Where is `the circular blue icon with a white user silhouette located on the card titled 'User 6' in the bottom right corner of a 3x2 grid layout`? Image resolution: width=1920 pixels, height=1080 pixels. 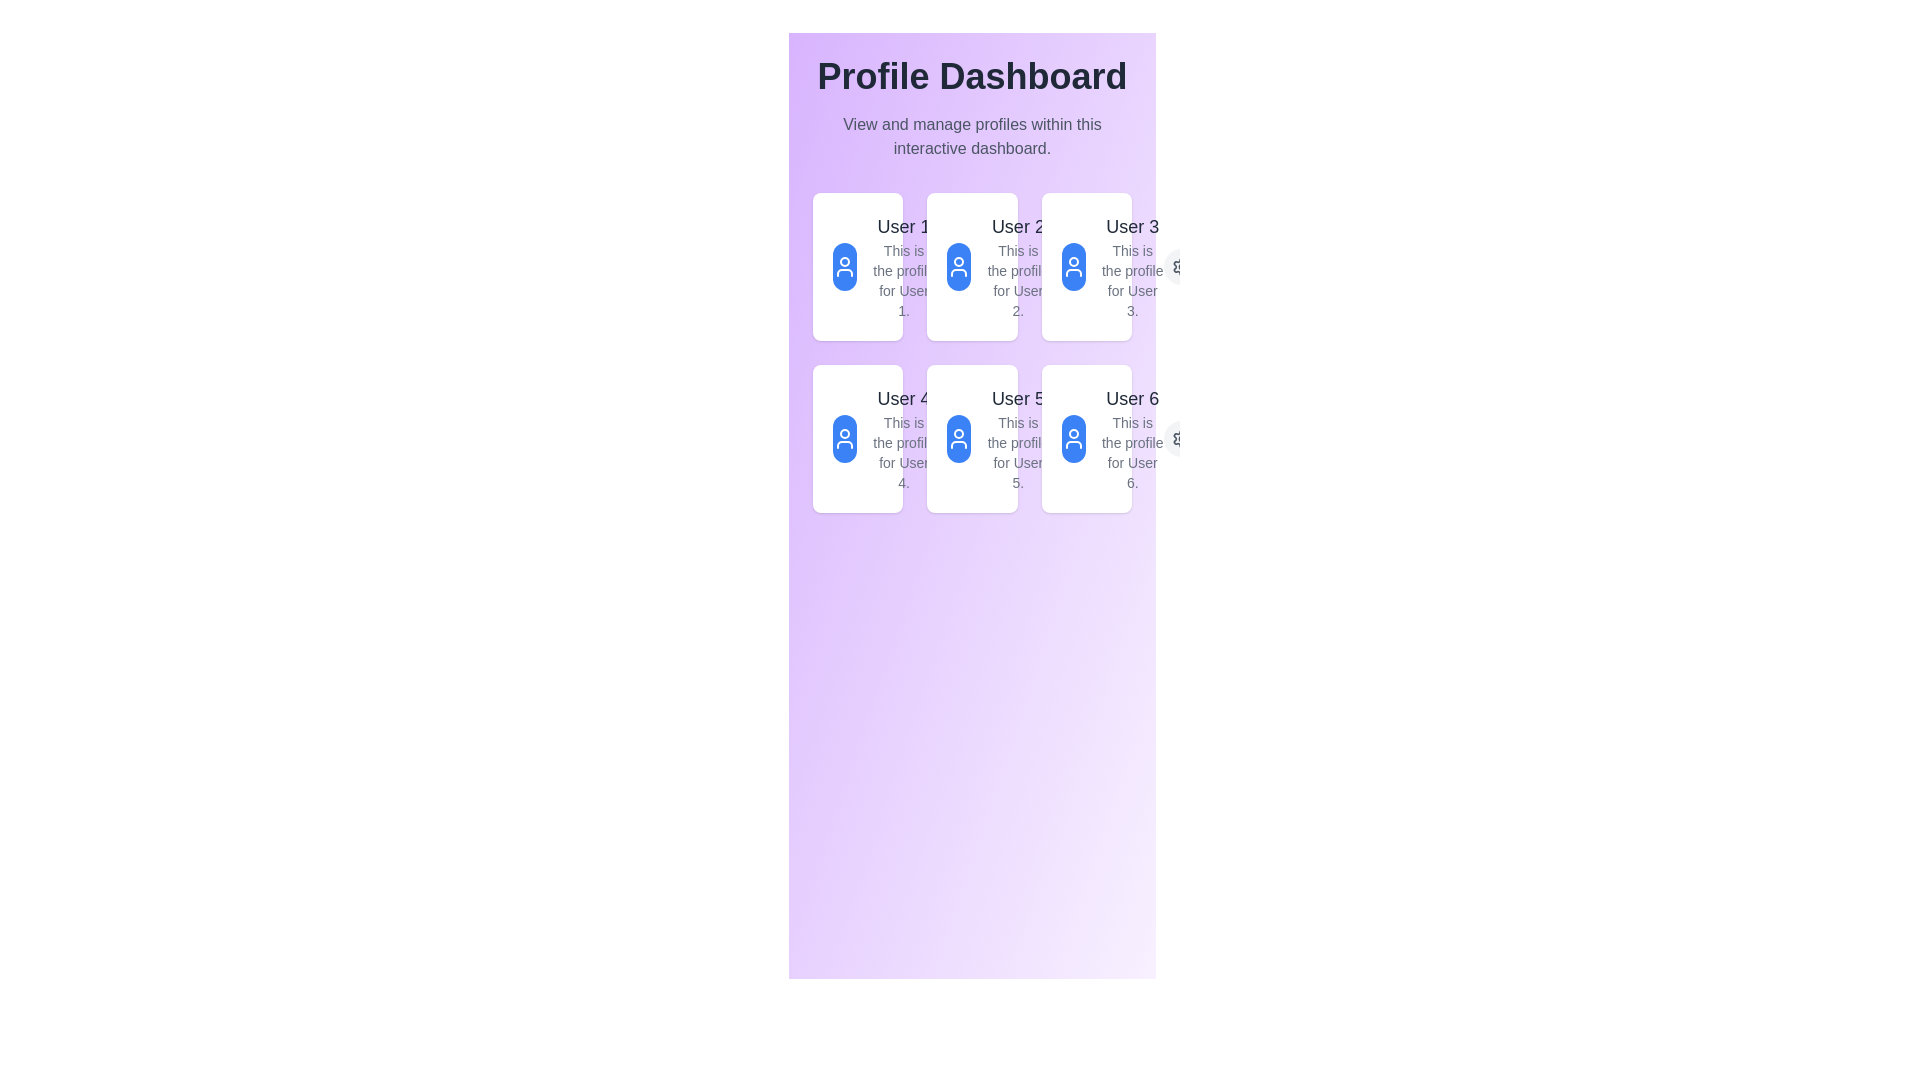 the circular blue icon with a white user silhouette located on the card titled 'User 6' in the bottom right corner of a 3x2 grid layout is located at coordinates (1085, 438).